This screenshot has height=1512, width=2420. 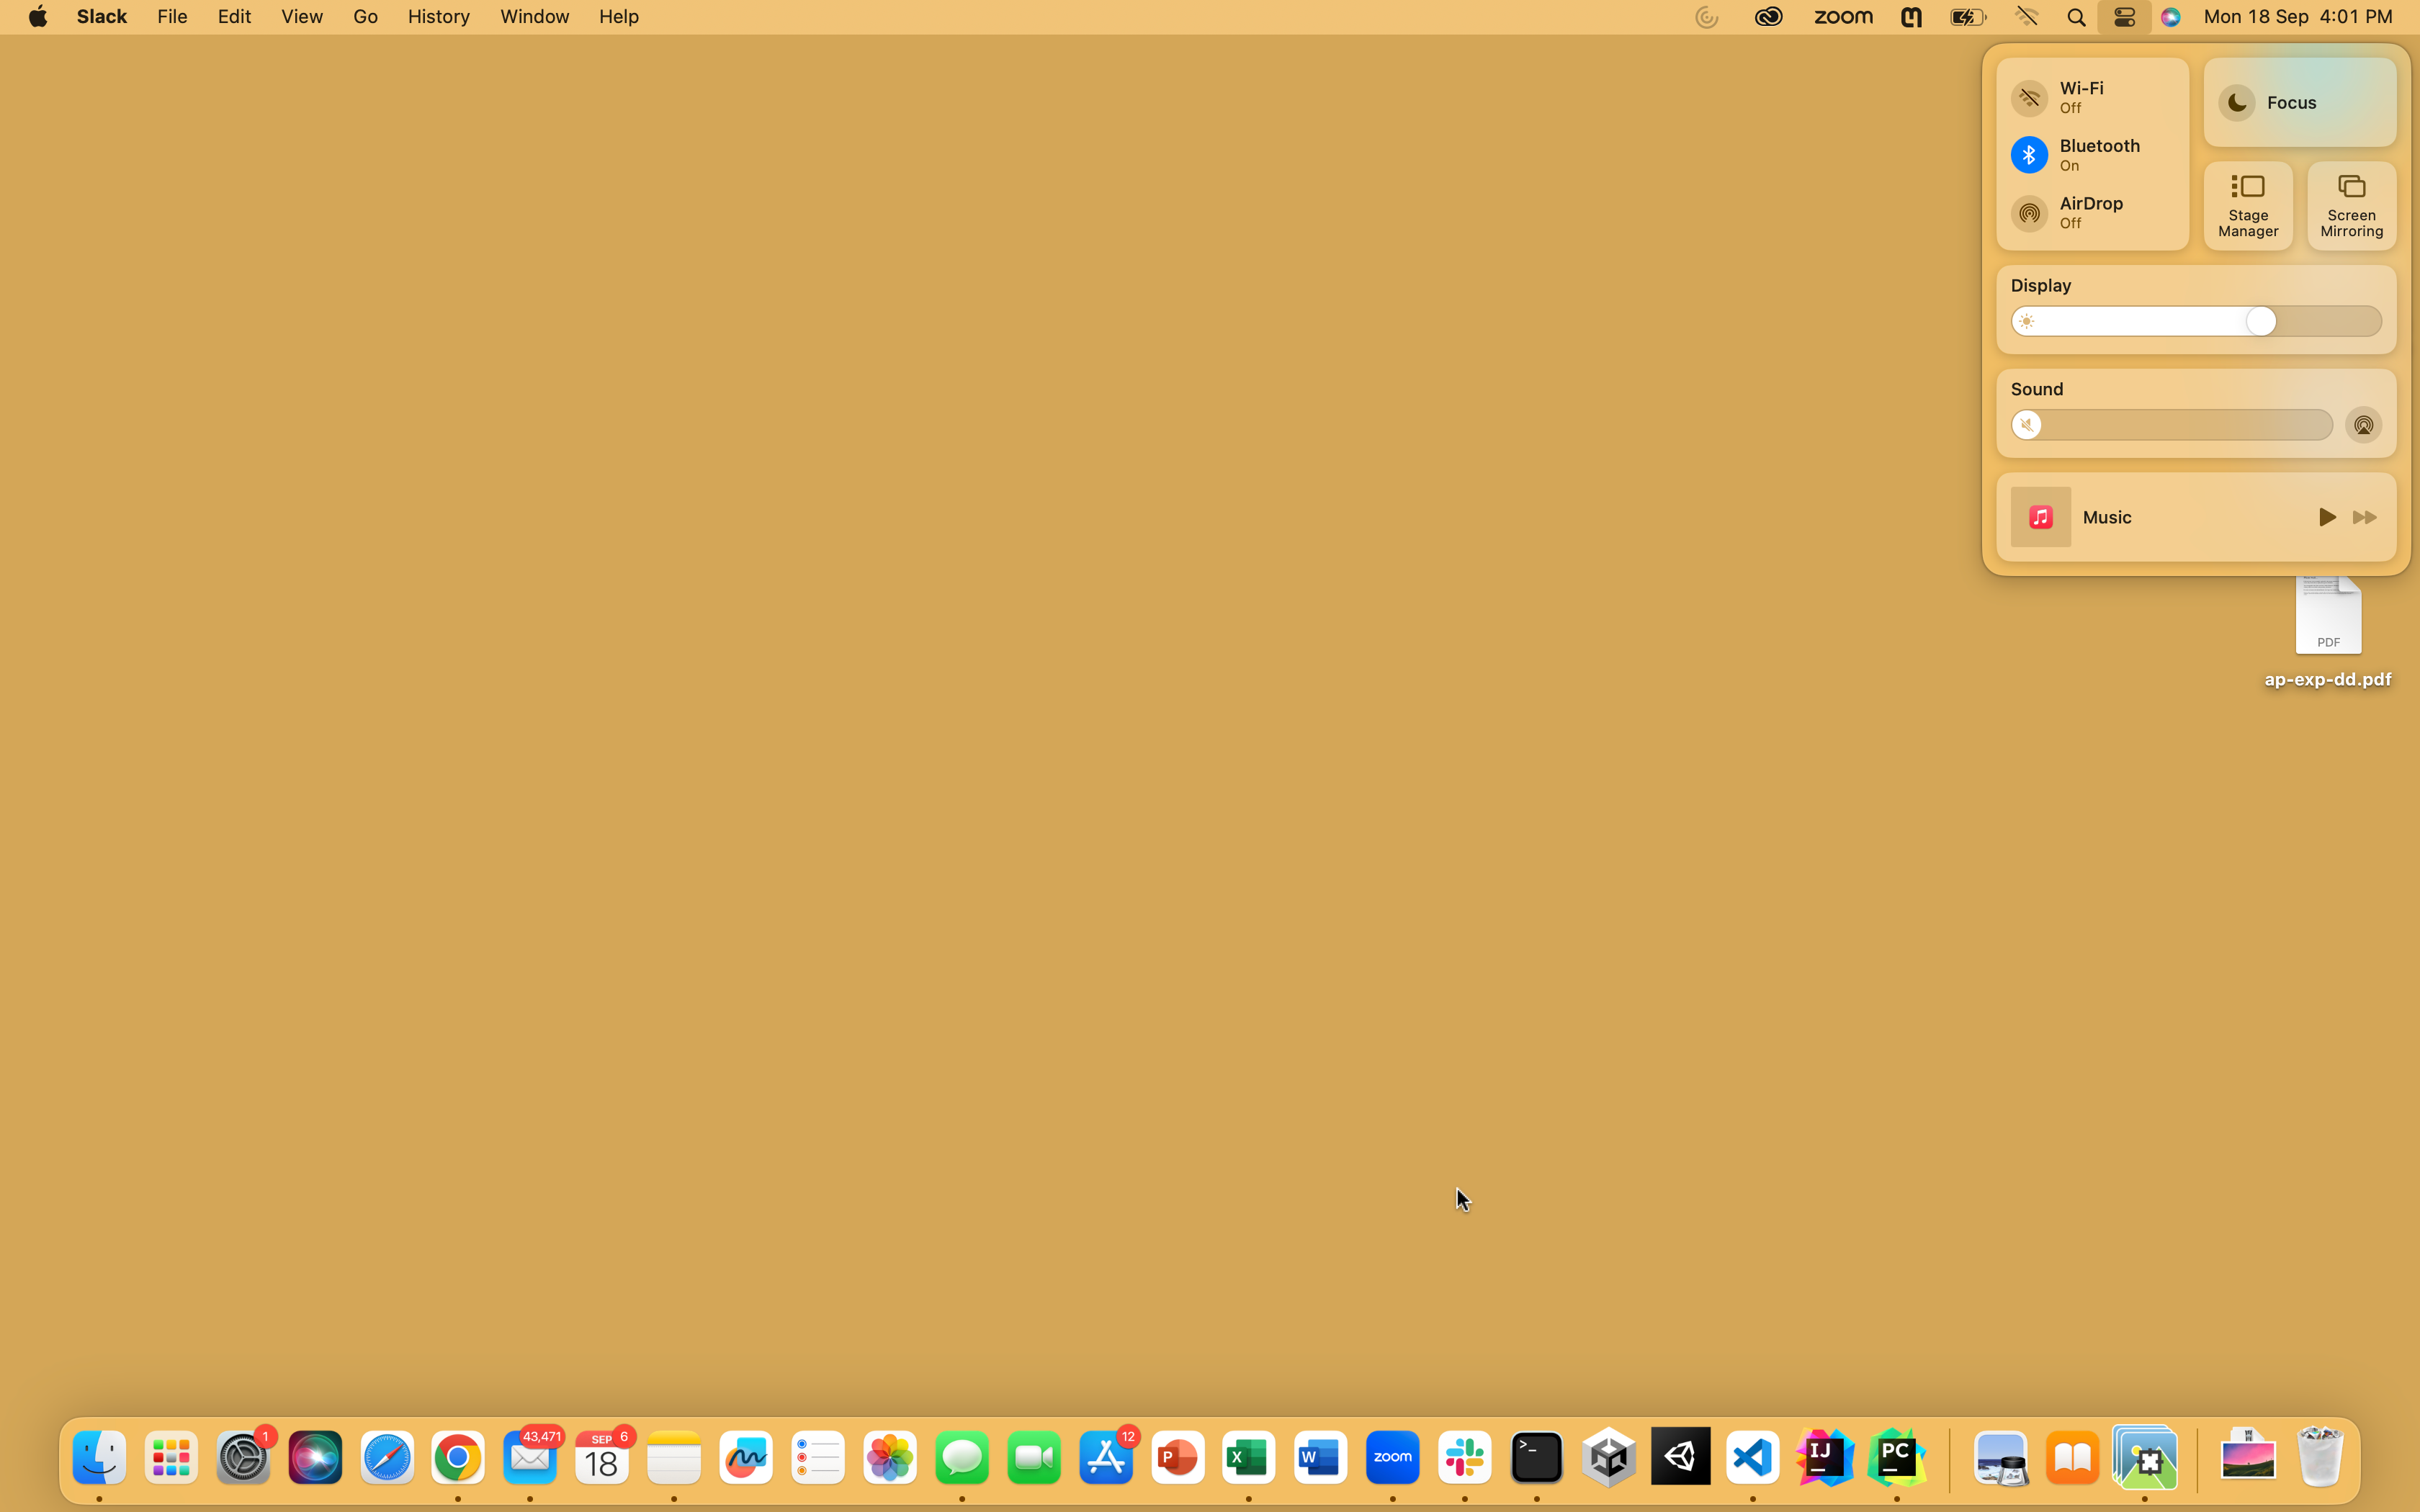 What do you see at coordinates (2037, 319) in the screenshot?
I see `the brightness of the screen` at bounding box center [2037, 319].